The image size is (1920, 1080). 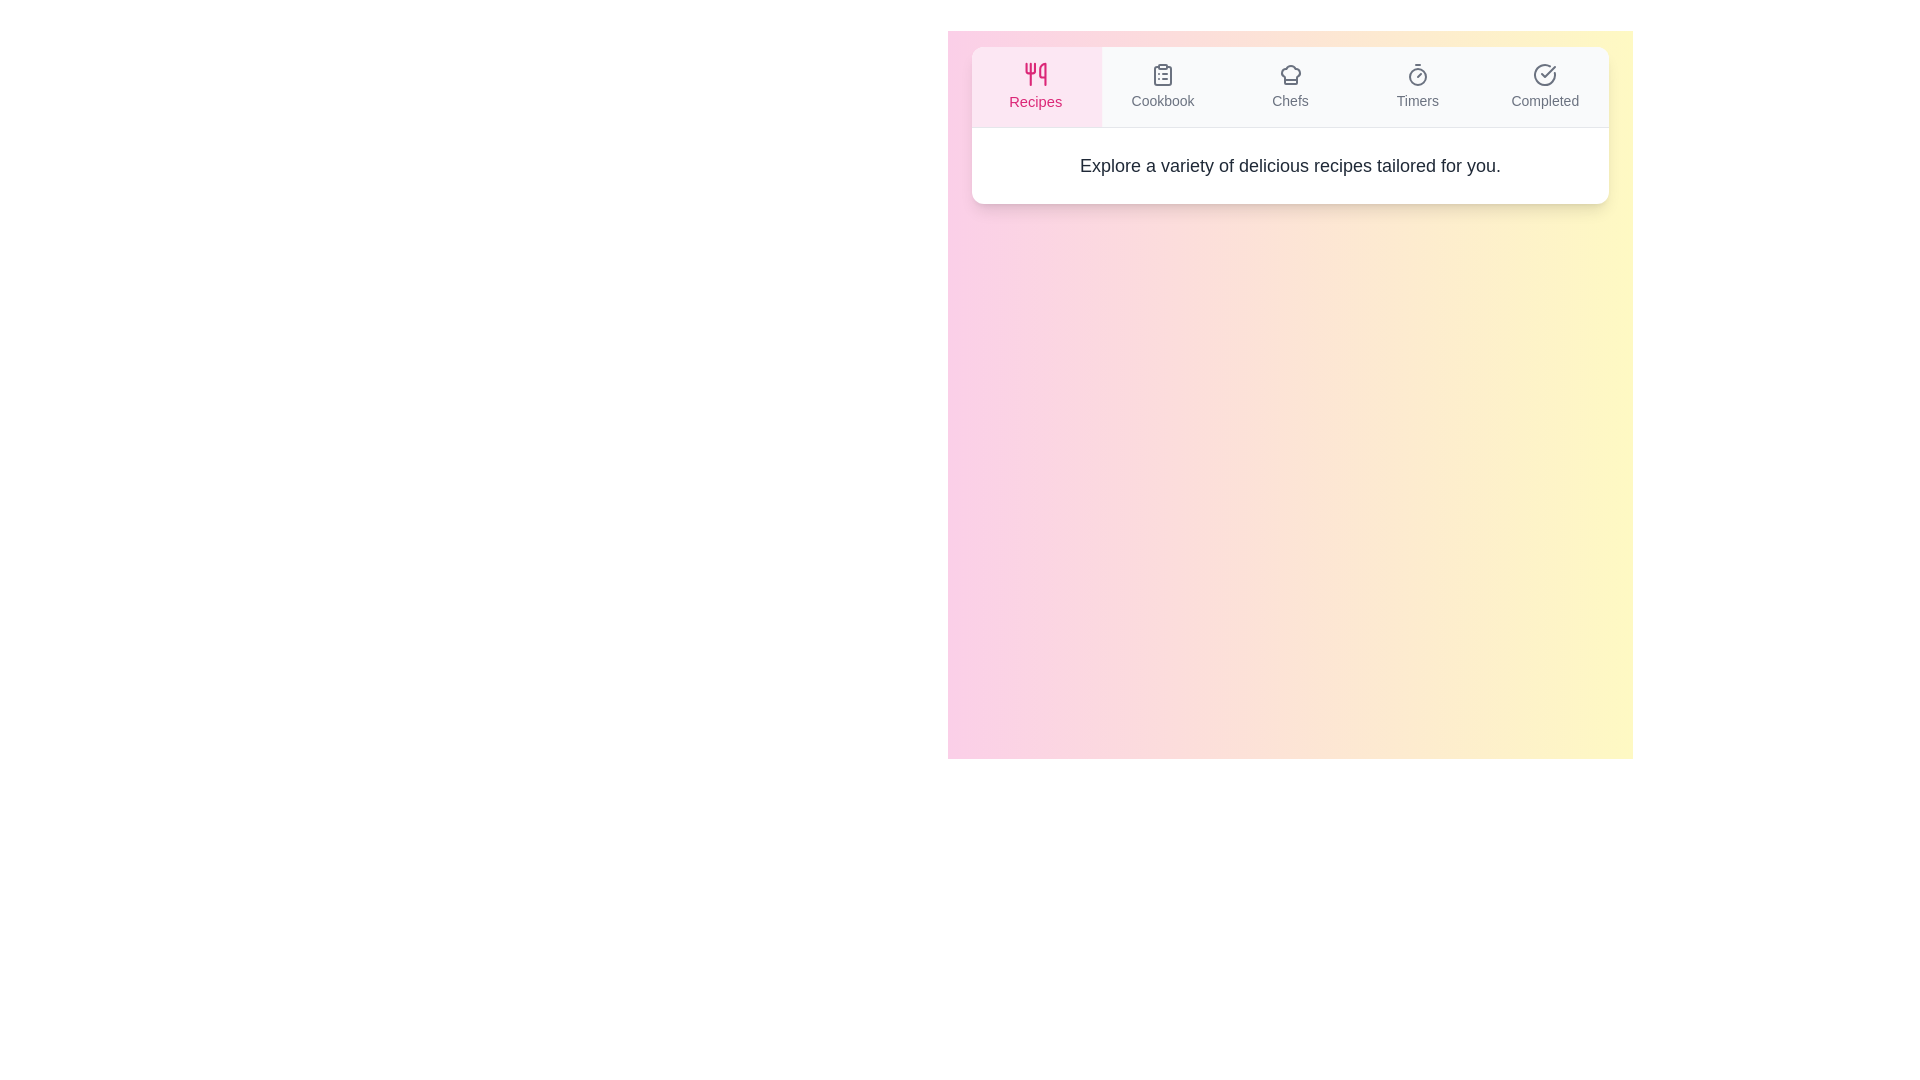 What do you see at coordinates (1035, 86) in the screenshot?
I see `the tab labeled Recipes to view its associated content` at bounding box center [1035, 86].